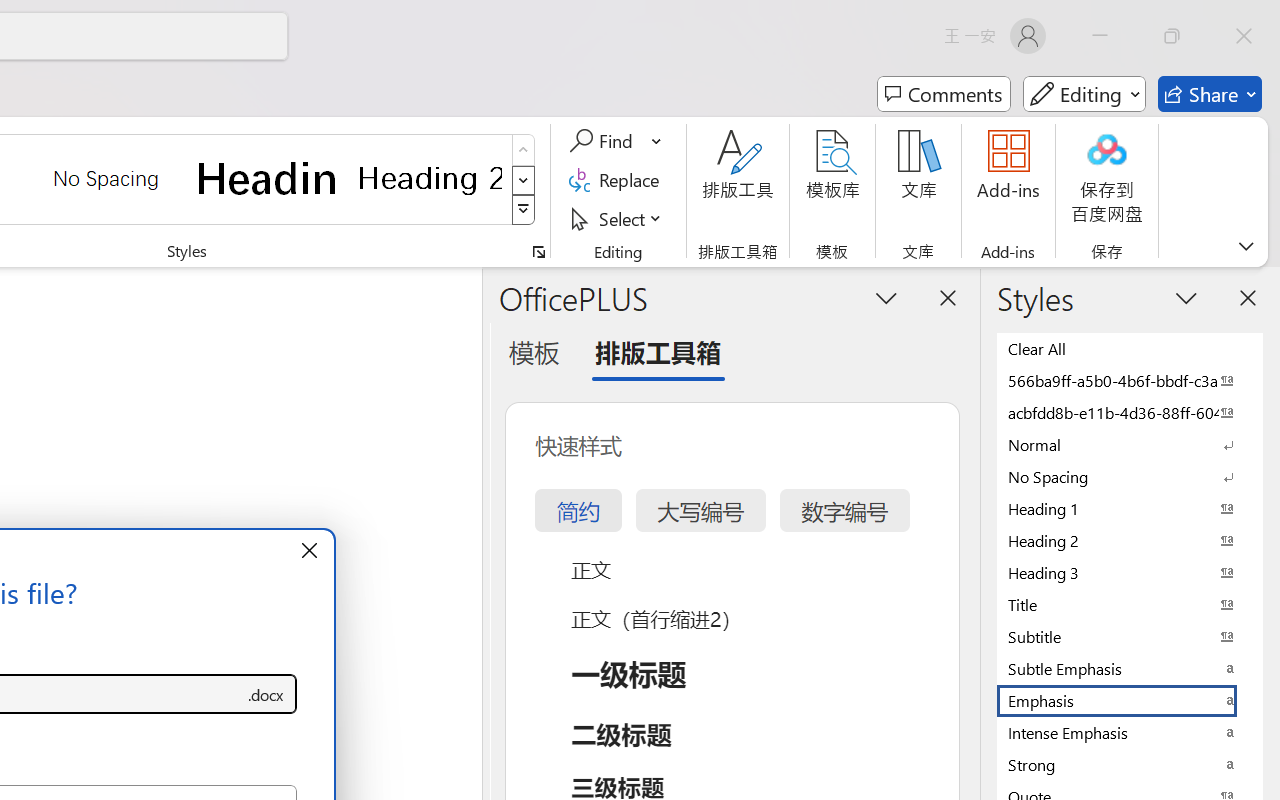 The height and width of the screenshot is (800, 1280). I want to click on 'Strong', so click(1130, 764).